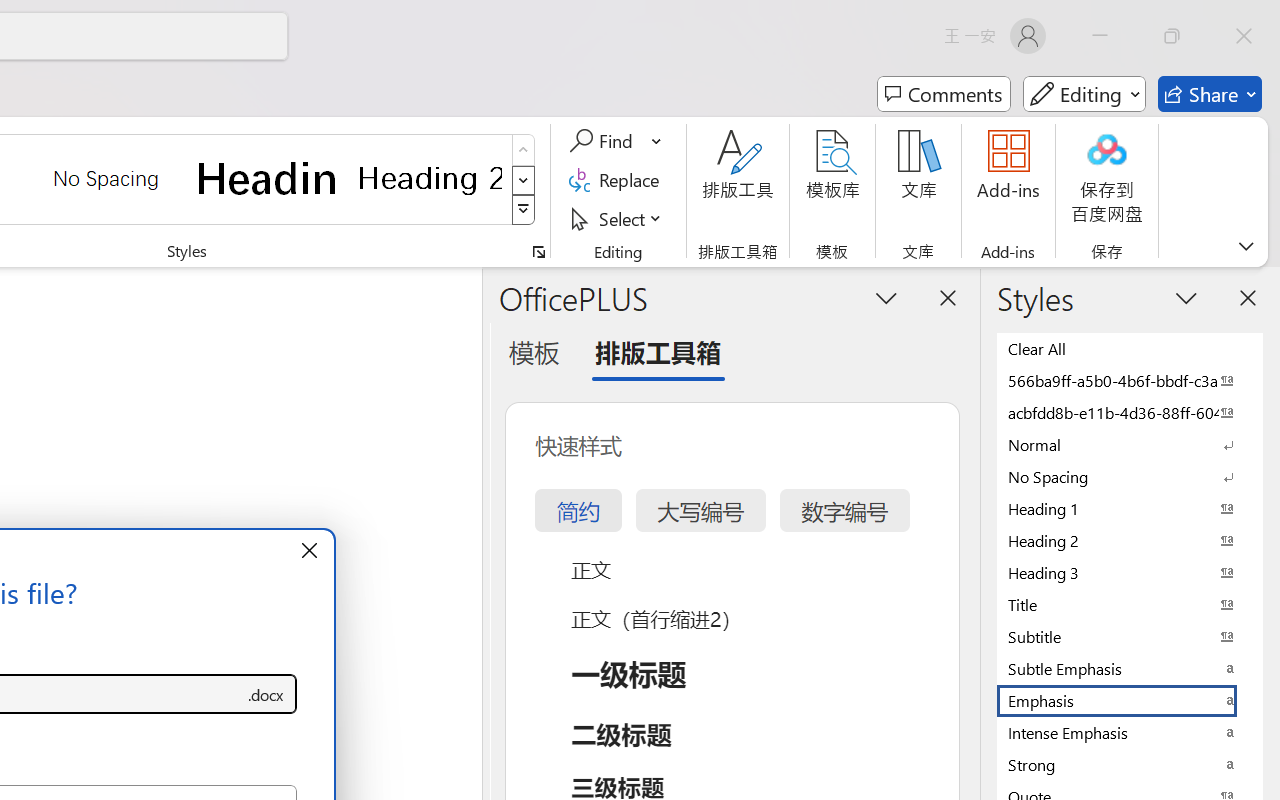 The height and width of the screenshot is (800, 1280). I want to click on 'Strong', so click(1130, 764).